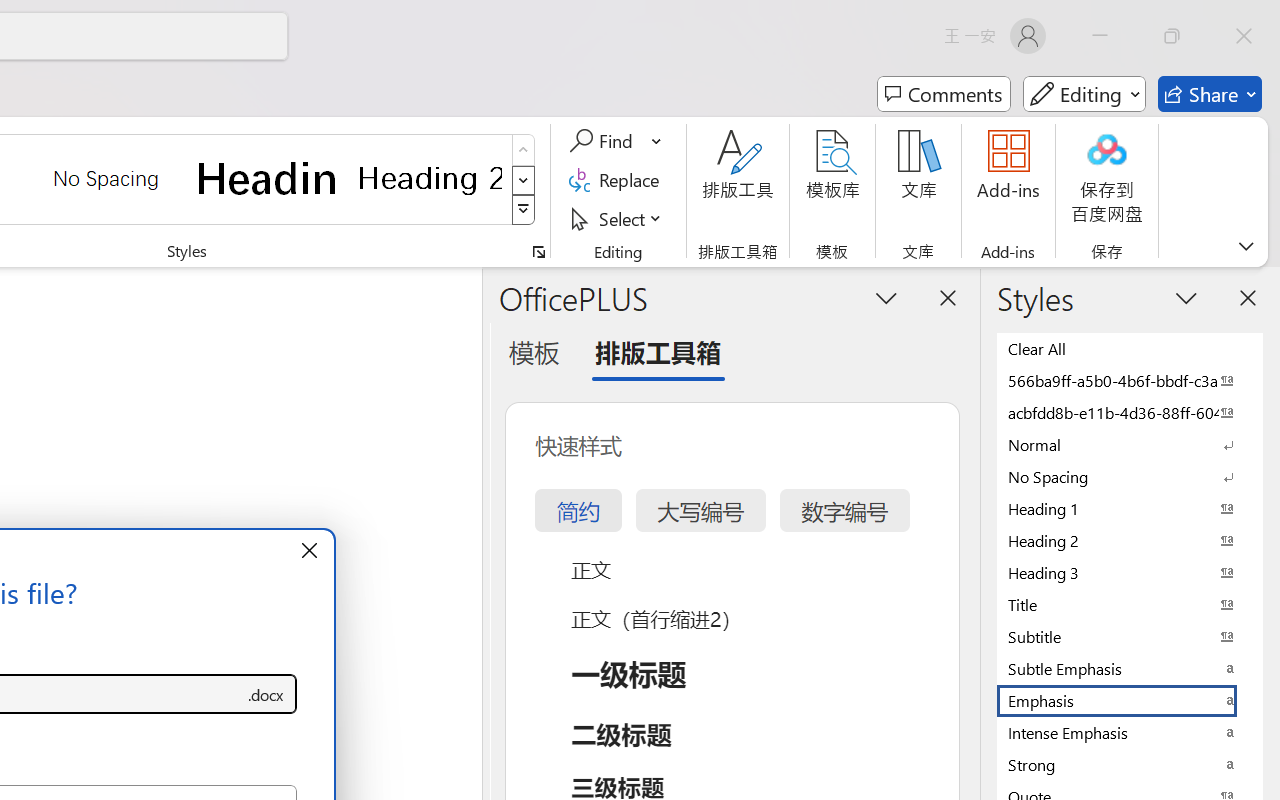 The height and width of the screenshot is (800, 1280). I want to click on 'Strong', so click(1130, 764).